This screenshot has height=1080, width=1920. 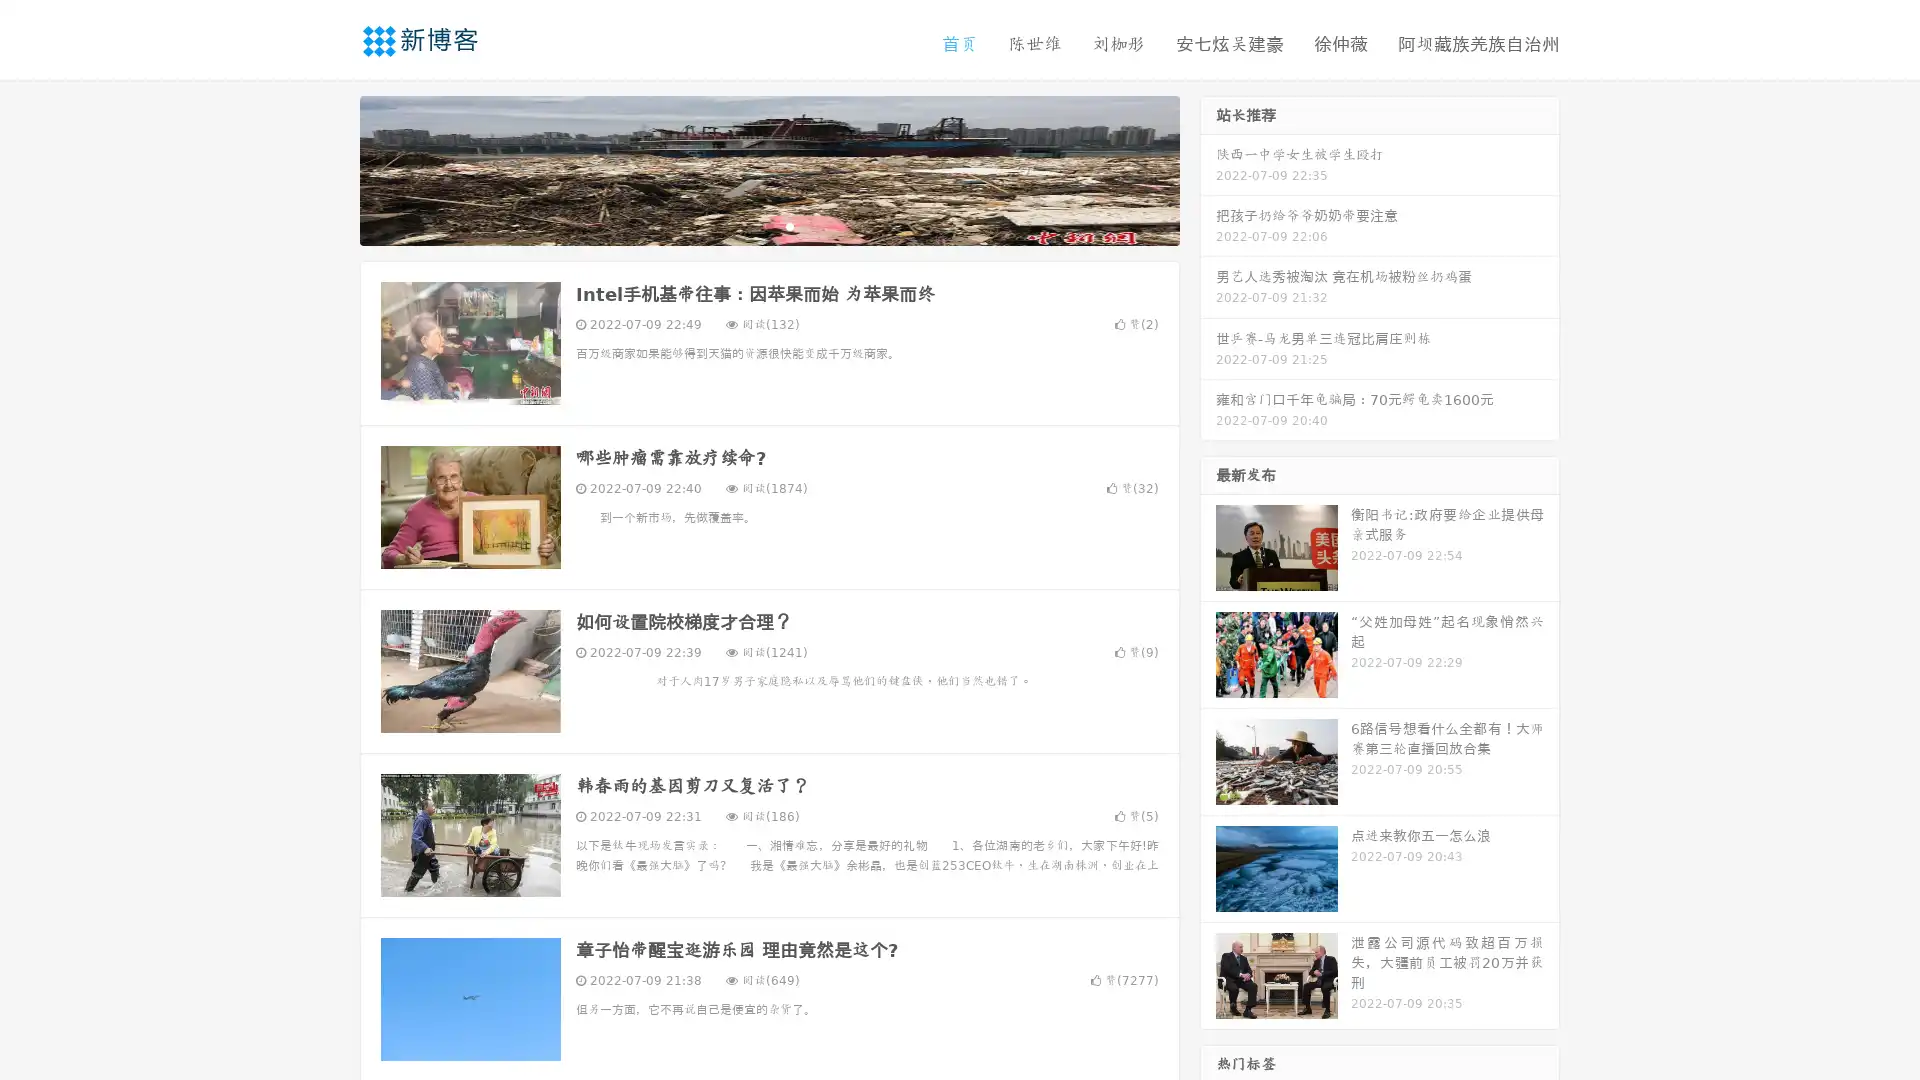 What do you see at coordinates (748, 225) in the screenshot?
I see `Go to slide 1` at bounding box center [748, 225].